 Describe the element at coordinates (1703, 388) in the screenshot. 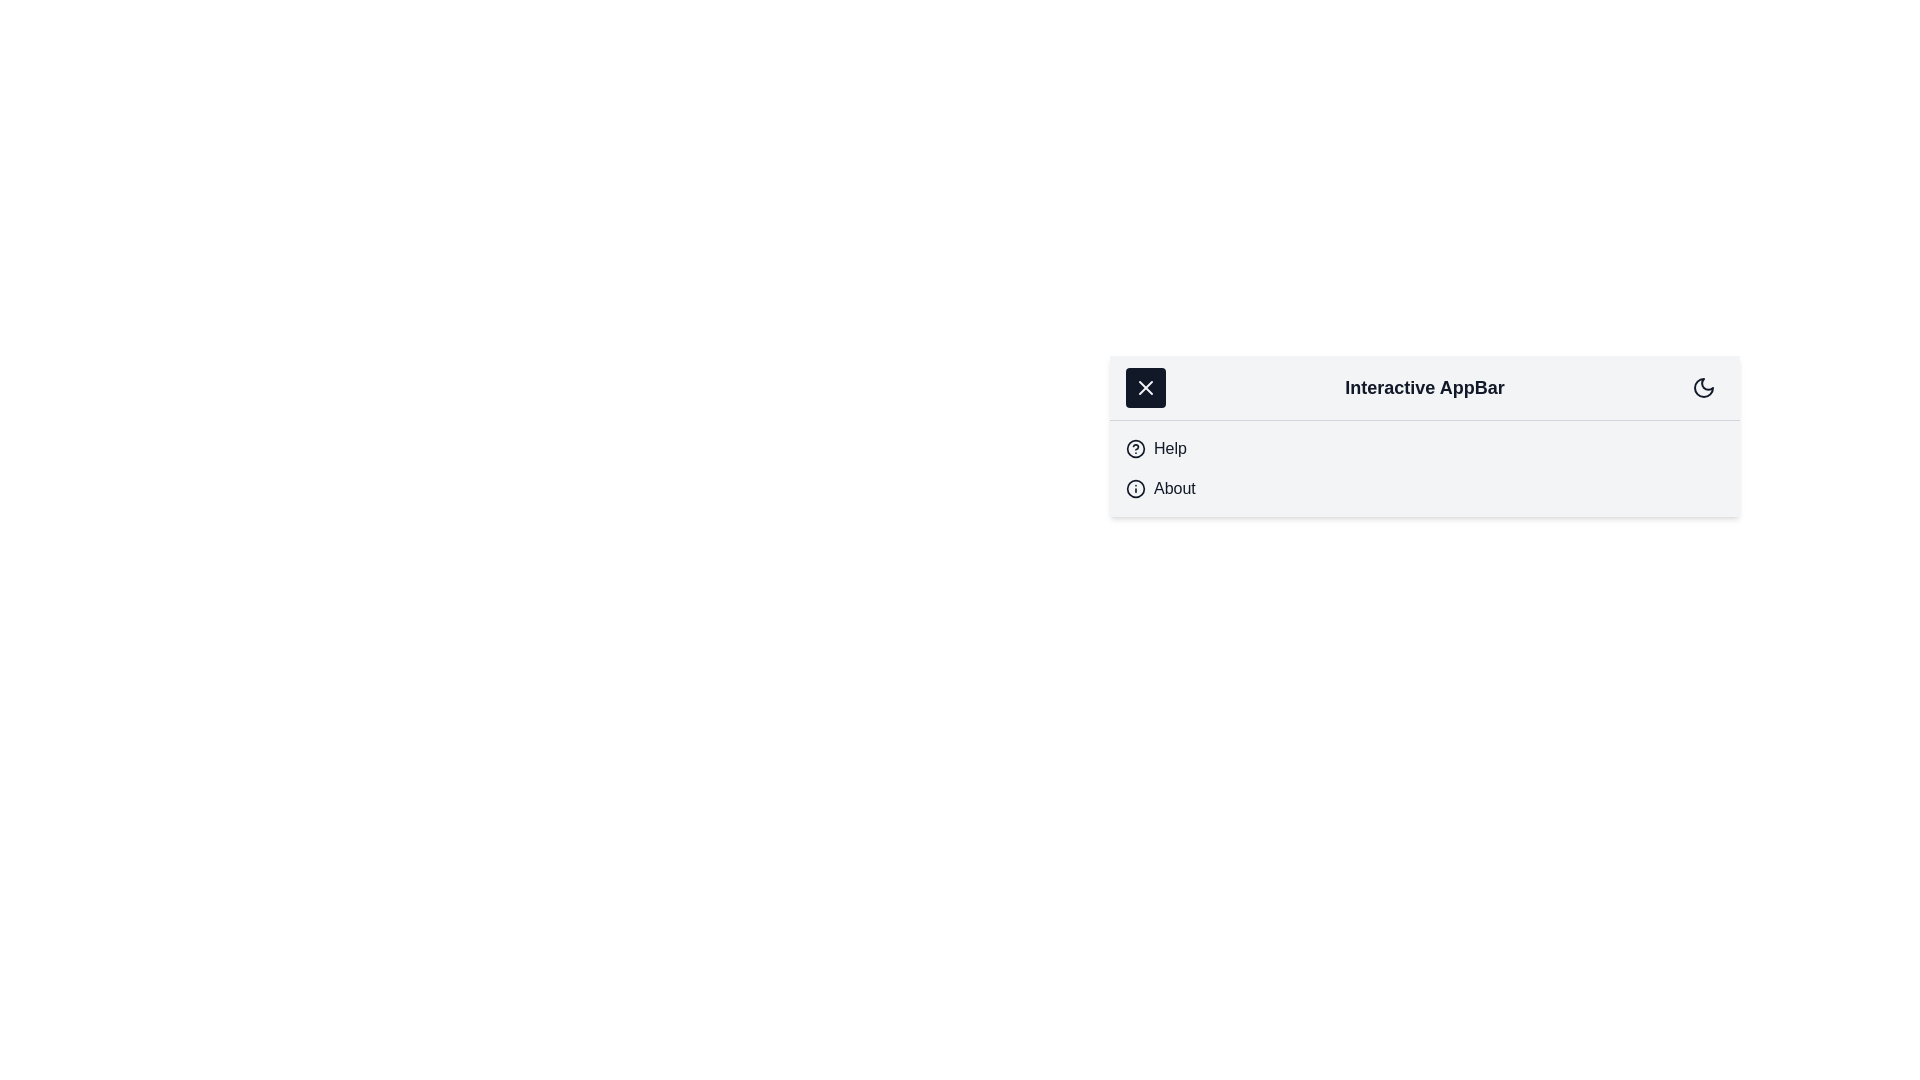

I see `the button to toggle between dark and light mode` at that location.